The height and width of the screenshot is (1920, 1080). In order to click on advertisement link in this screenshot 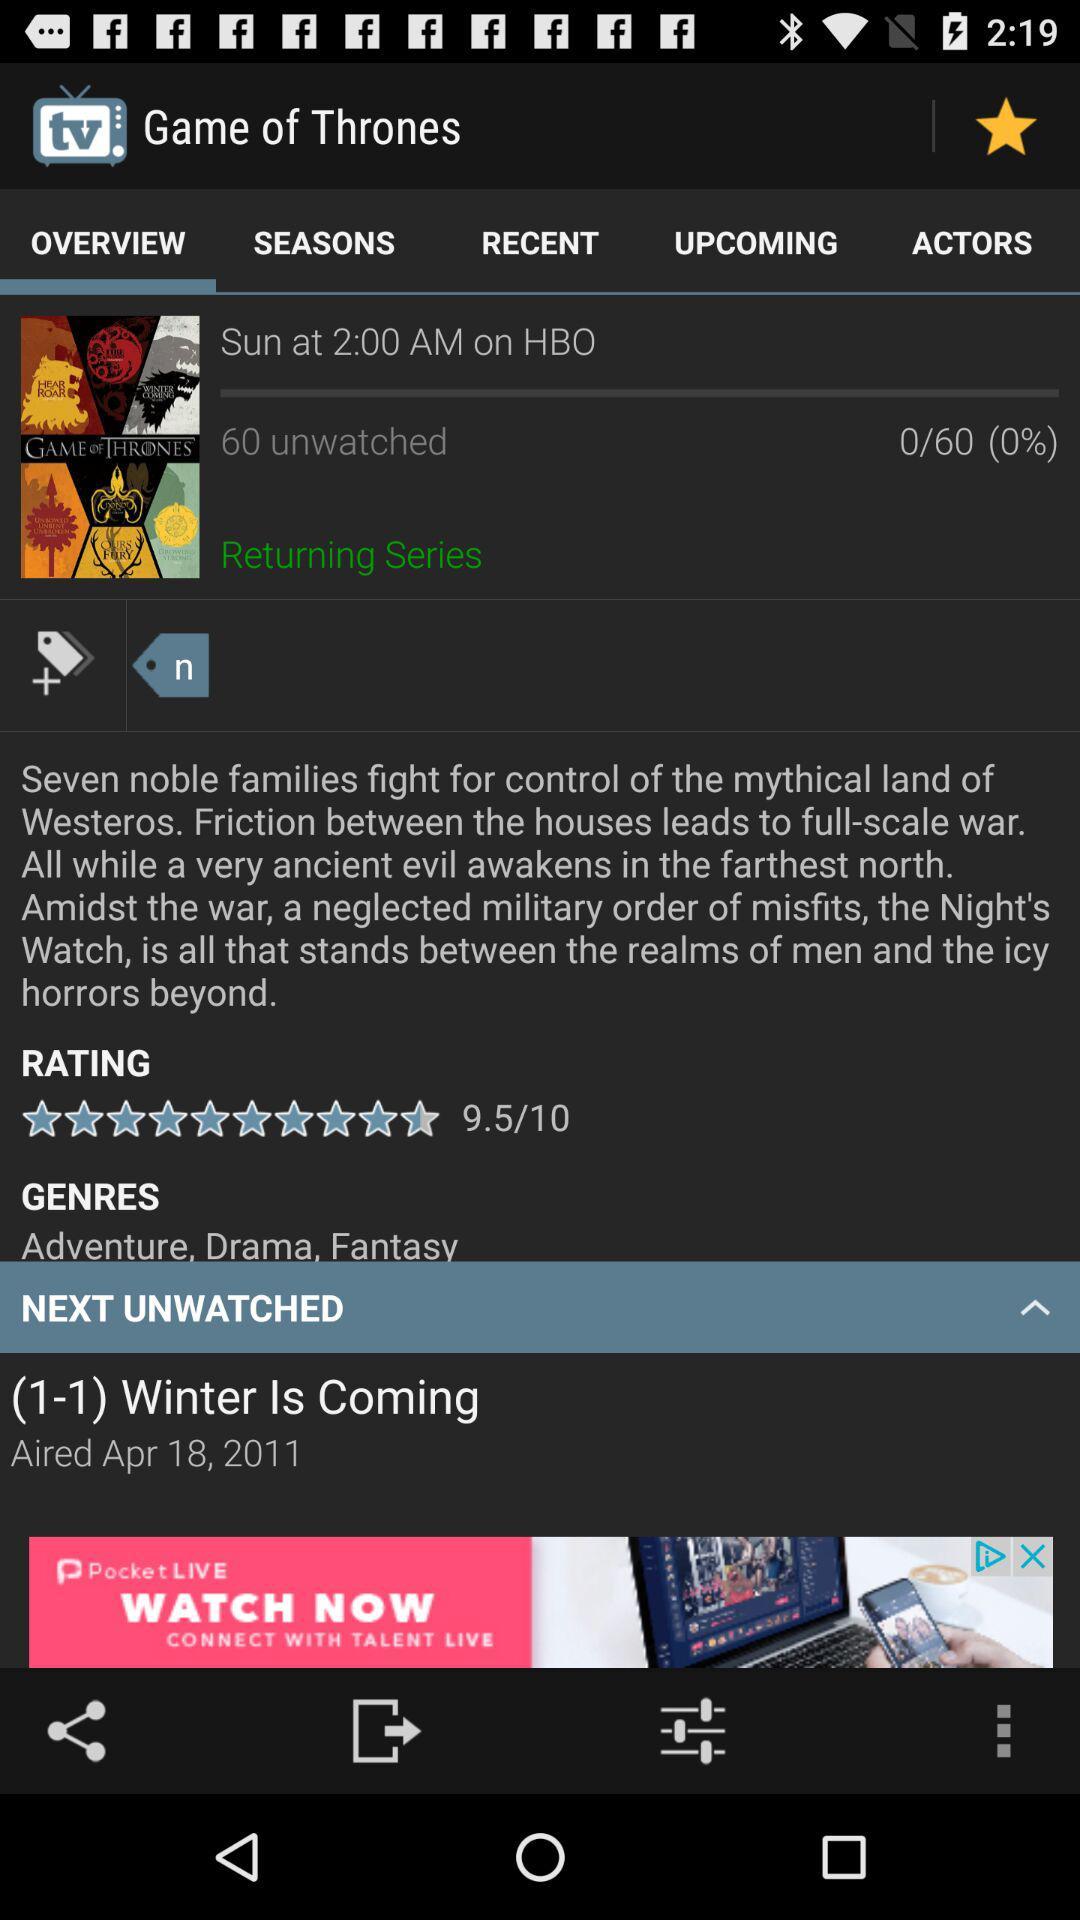, I will do `click(540, 1602)`.